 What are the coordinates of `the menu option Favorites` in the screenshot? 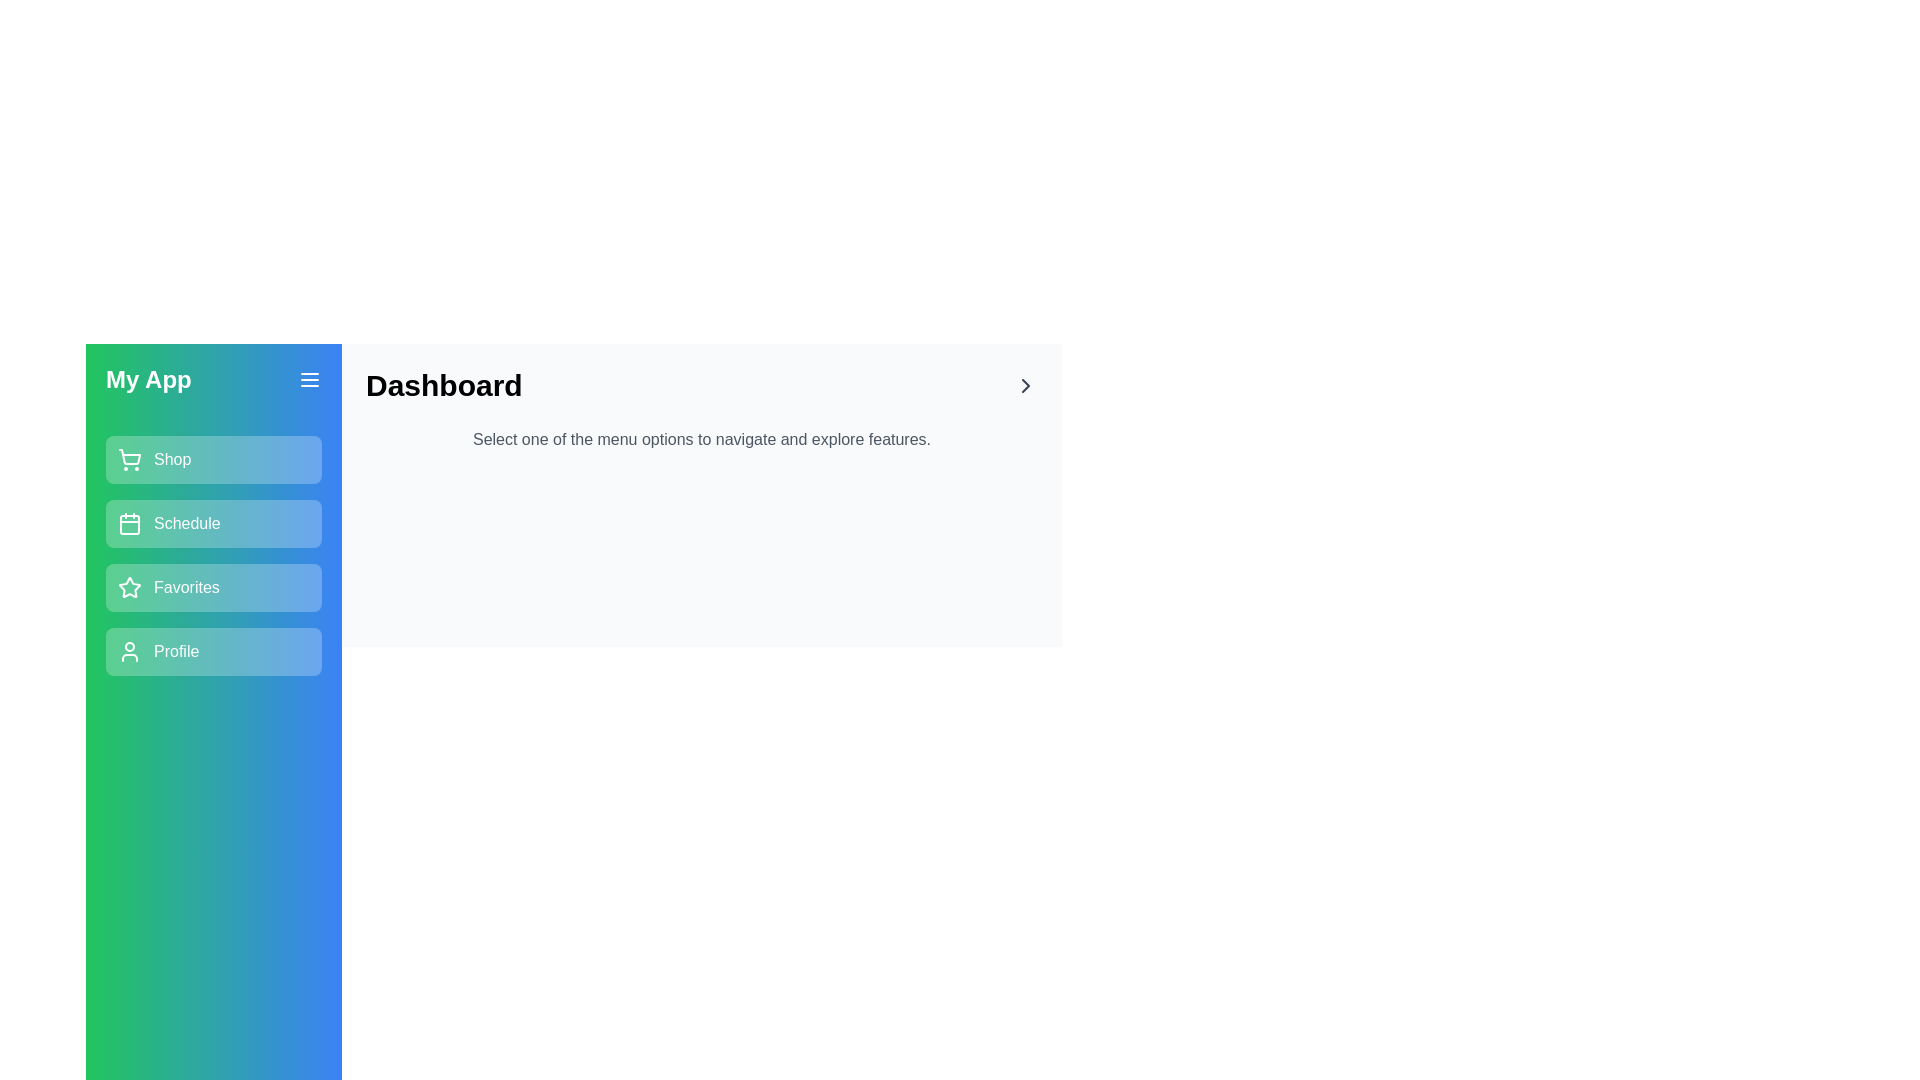 It's located at (214, 586).